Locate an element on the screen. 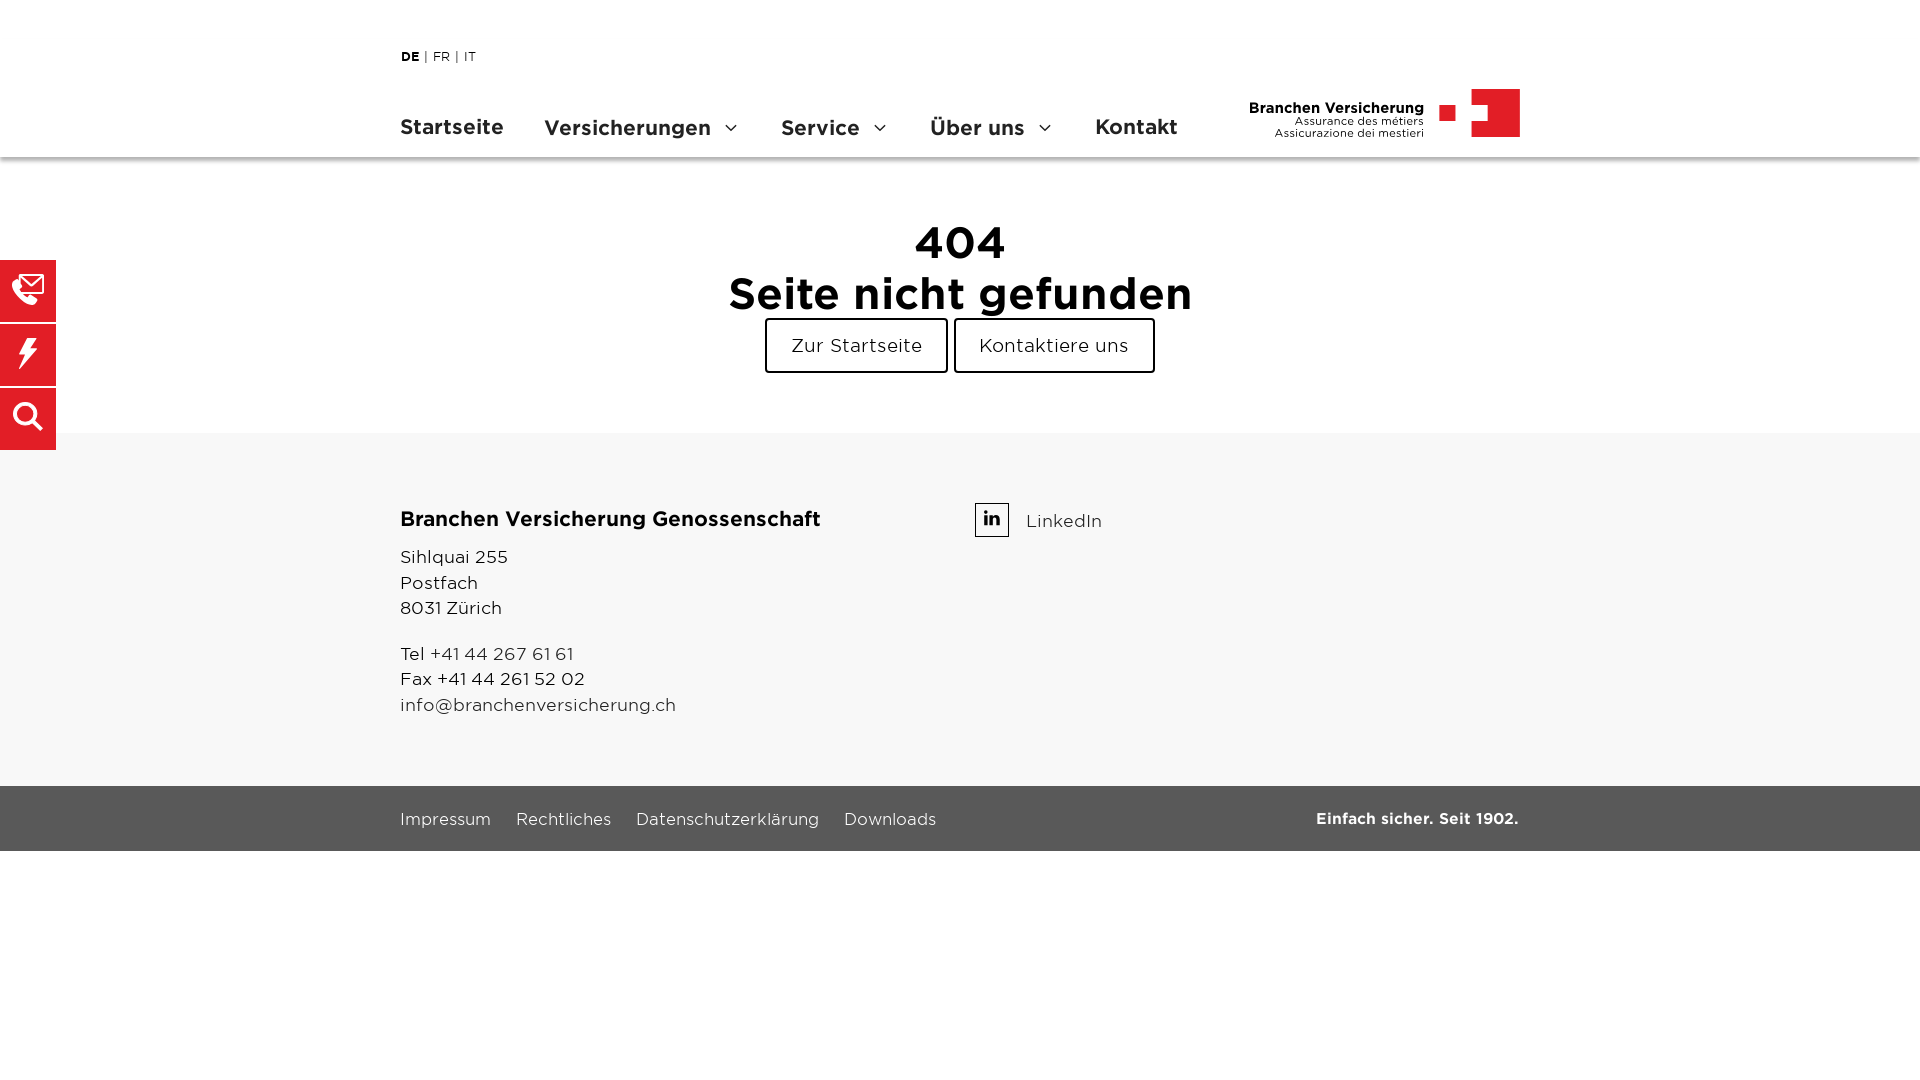 This screenshot has height=1080, width=1920. 'DE' is located at coordinates (416, 55).